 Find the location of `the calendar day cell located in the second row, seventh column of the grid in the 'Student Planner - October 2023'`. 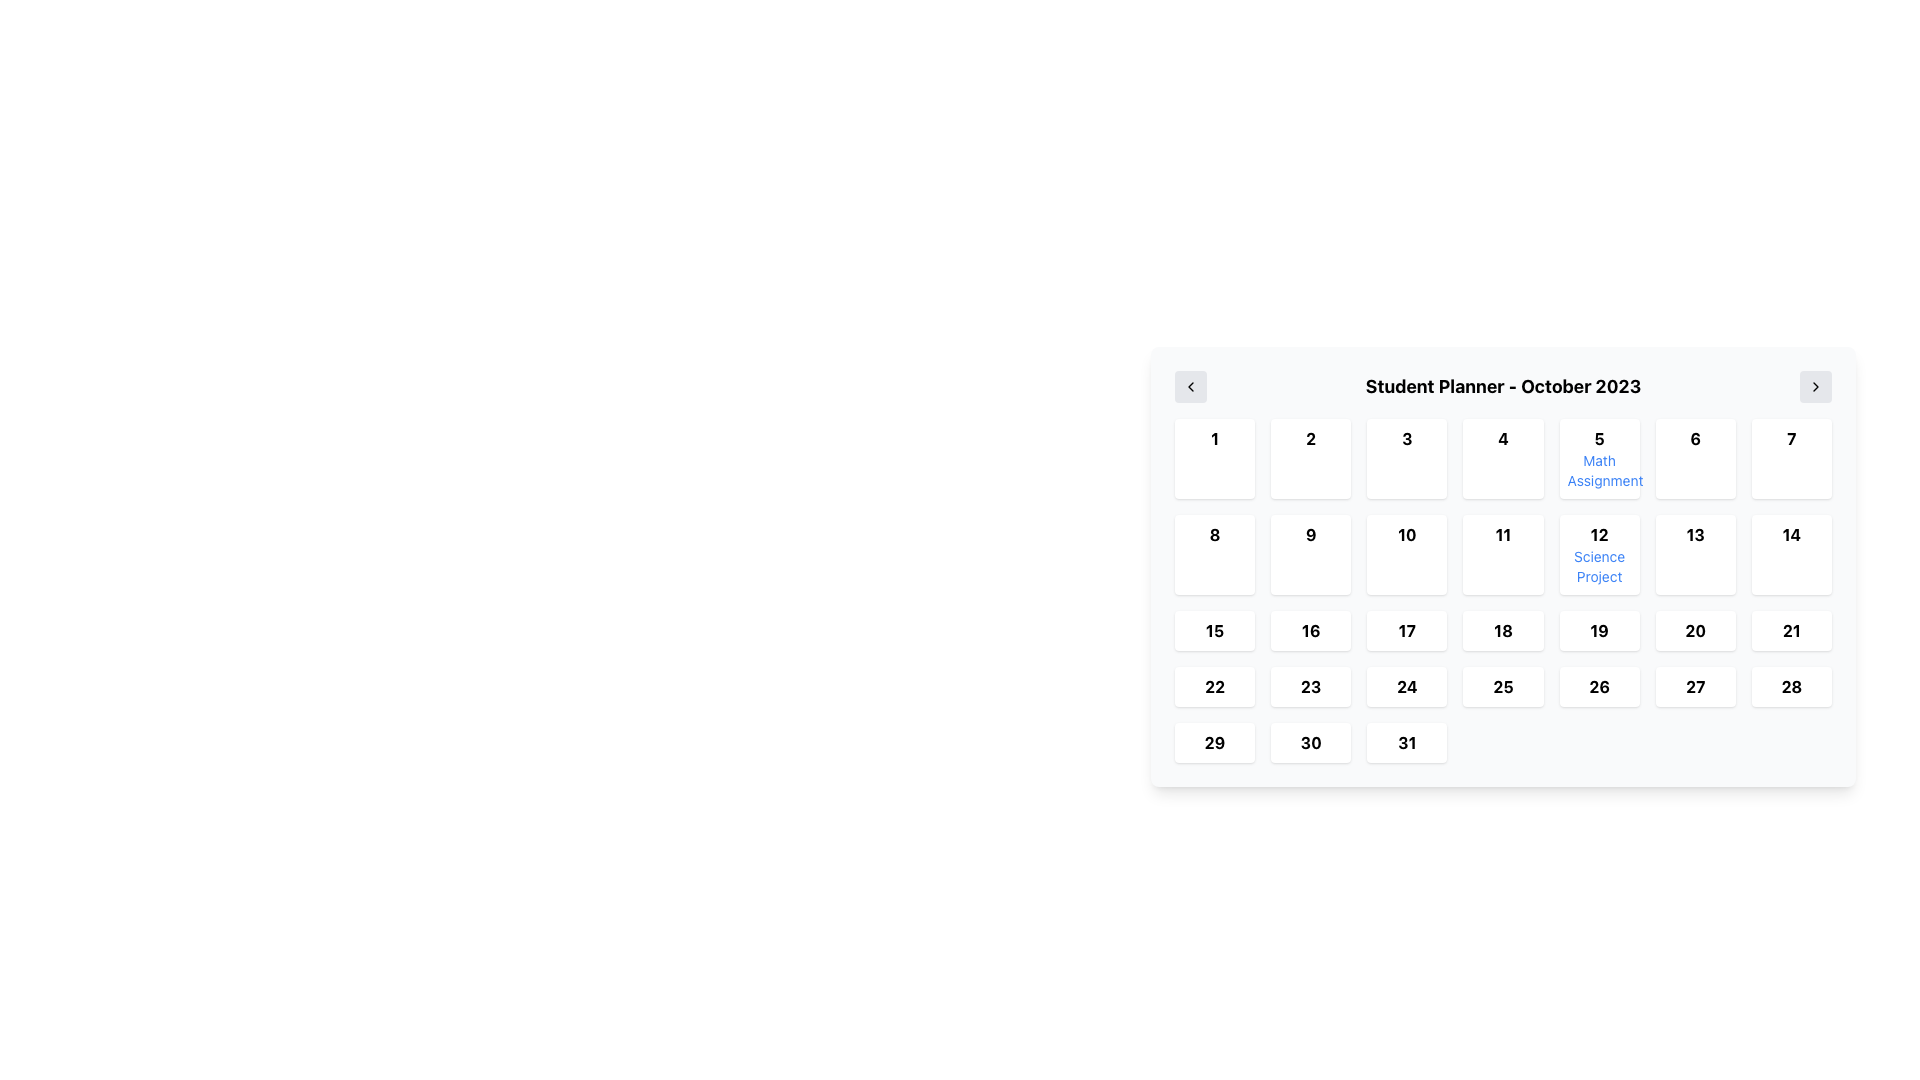

the calendar day cell located in the second row, seventh column of the grid in the 'Student Planner - October 2023' is located at coordinates (1791, 555).